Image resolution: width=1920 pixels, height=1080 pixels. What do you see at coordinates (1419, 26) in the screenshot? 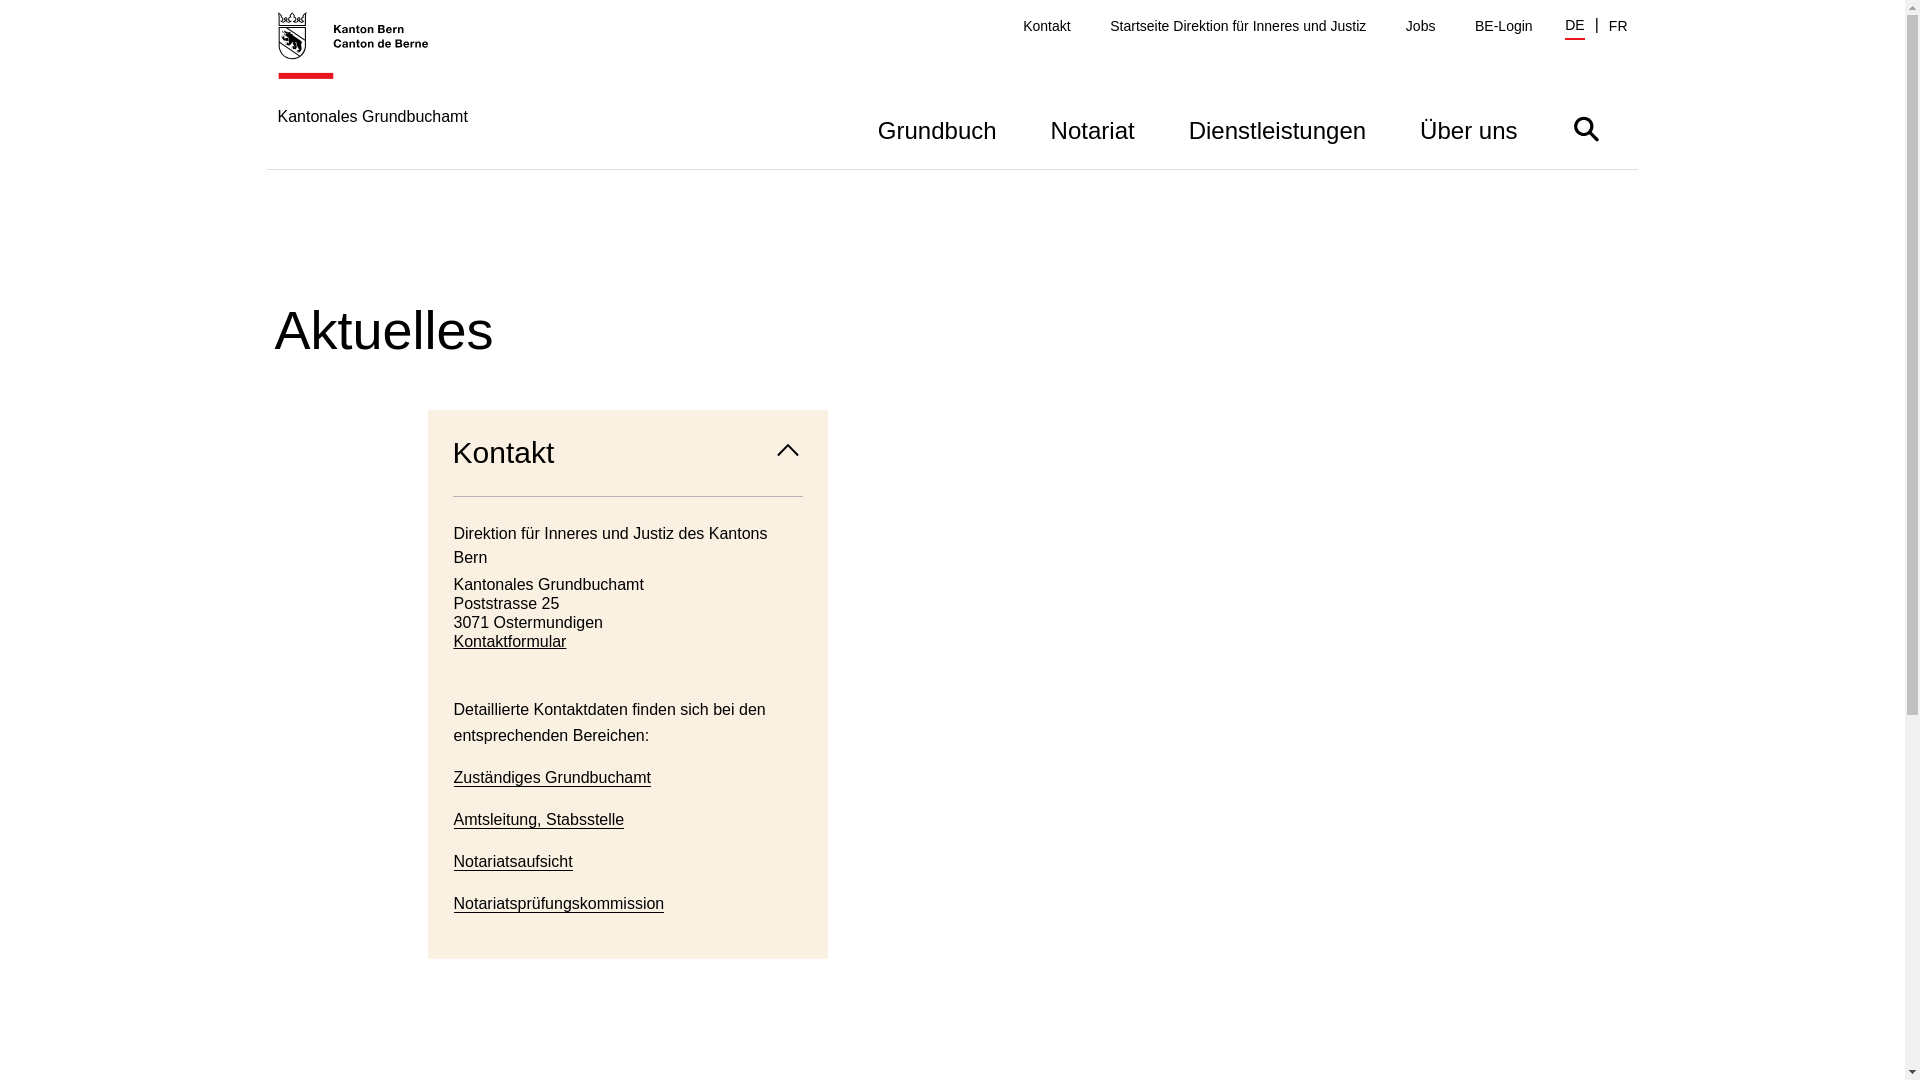
I see `'Jobs'` at bounding box center [1419, 26].